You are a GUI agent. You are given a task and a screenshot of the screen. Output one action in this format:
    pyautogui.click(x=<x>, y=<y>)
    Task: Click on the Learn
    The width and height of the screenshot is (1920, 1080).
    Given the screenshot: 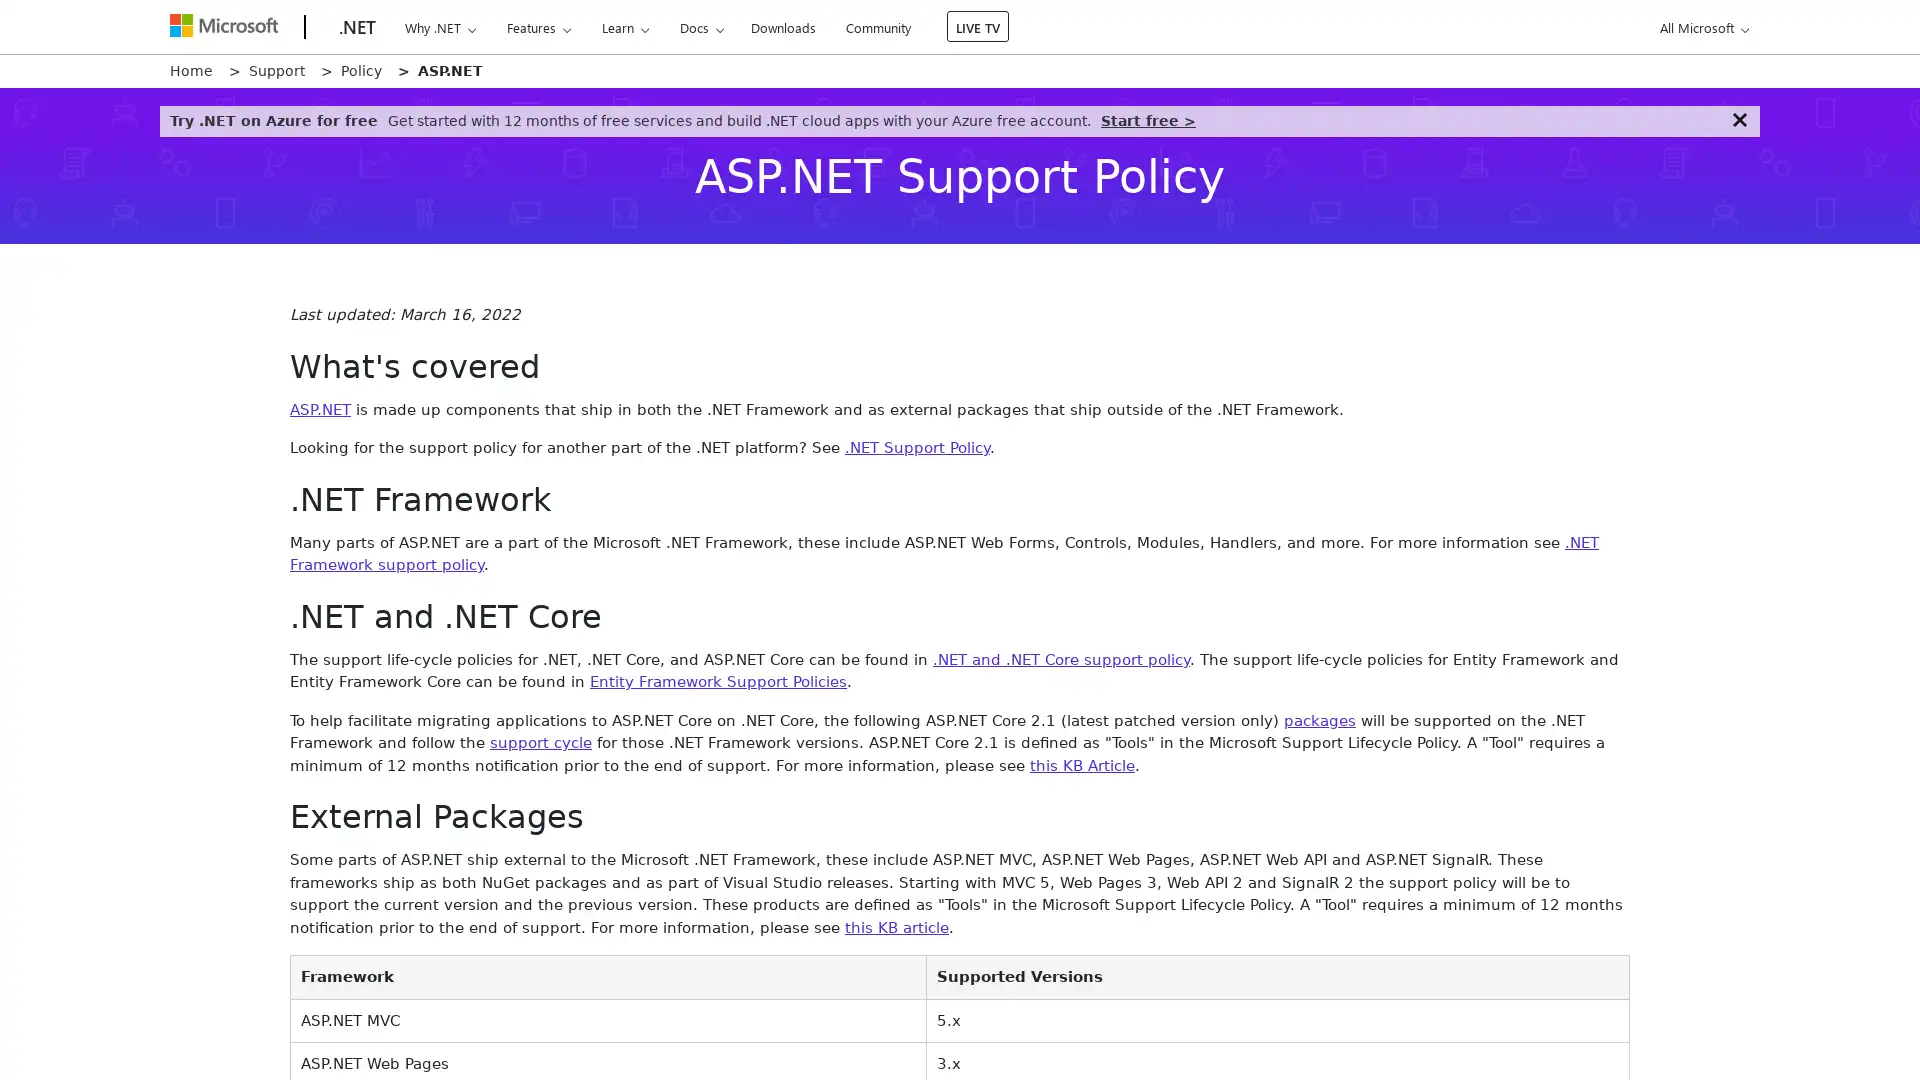 What is the action you would take?
    pyautogui.click(x=623, y=27)
    